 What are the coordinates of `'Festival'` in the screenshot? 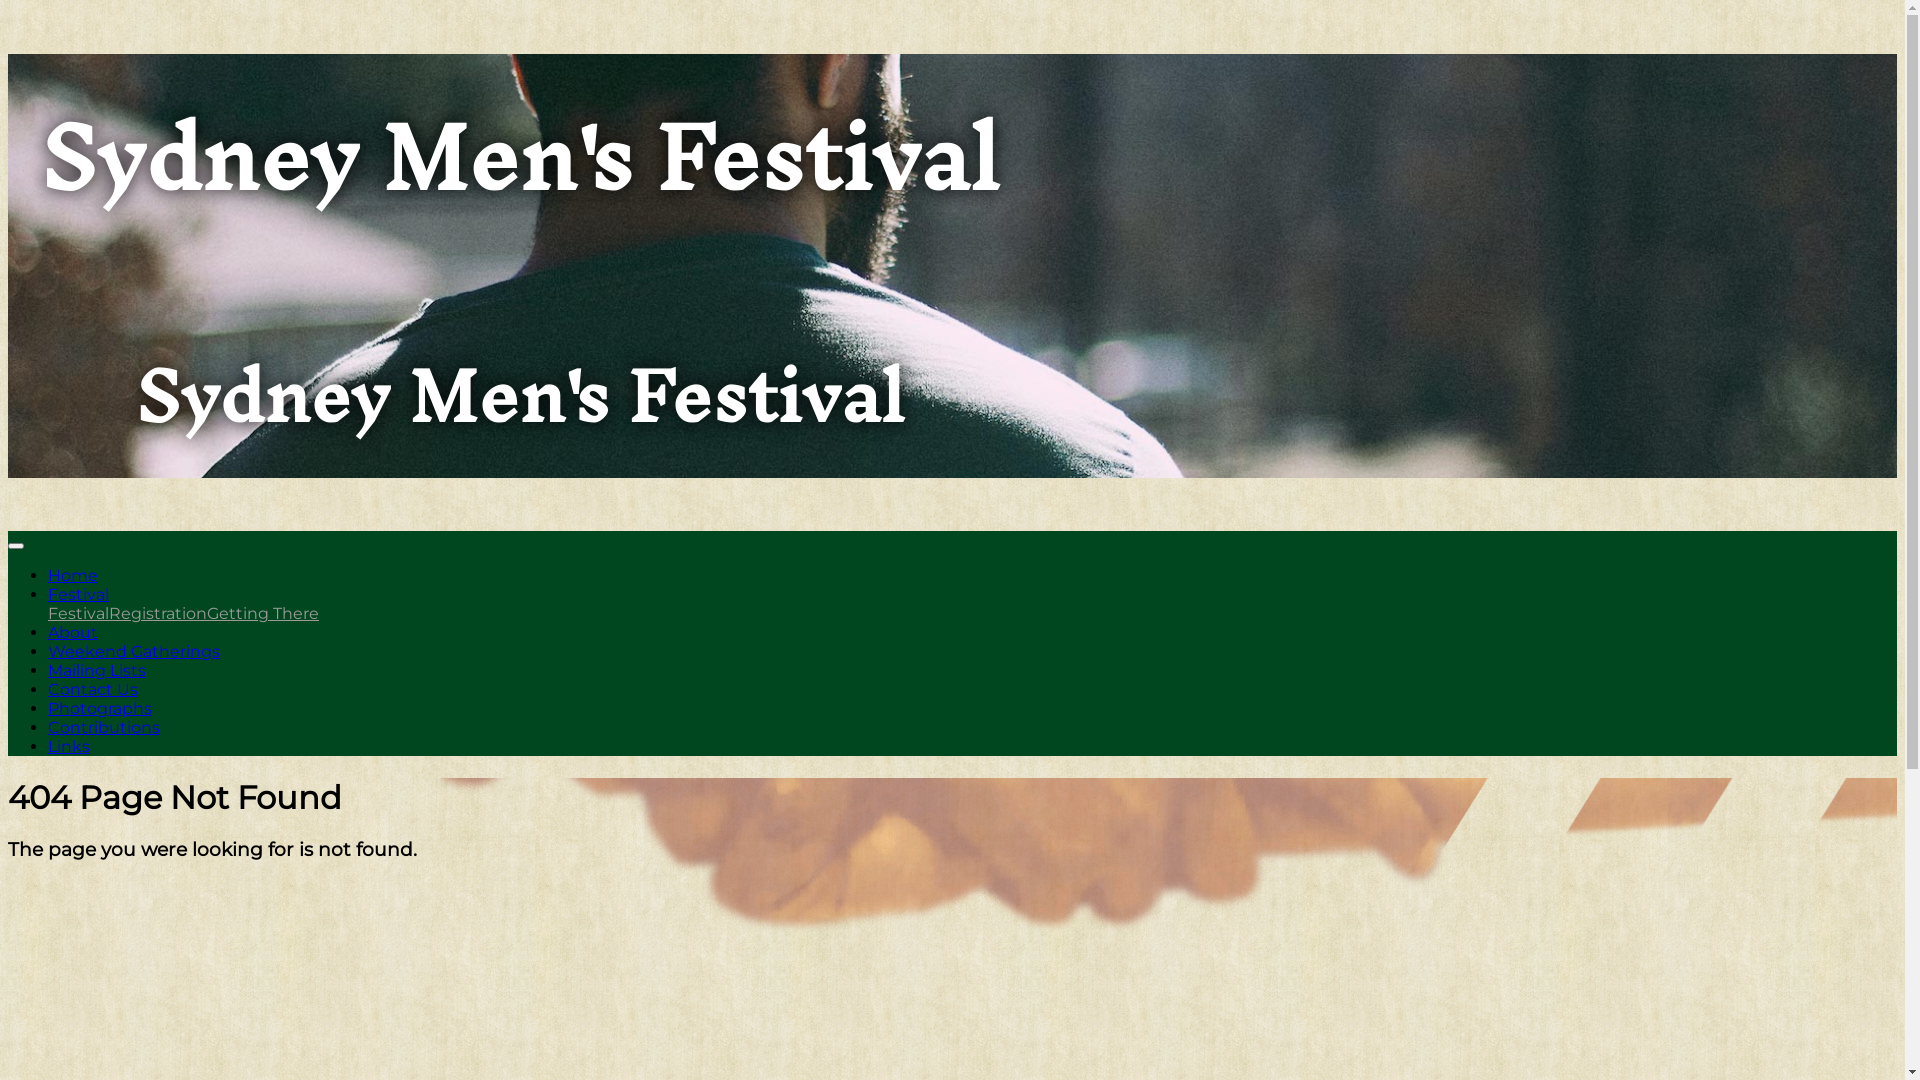 It's located at (48, 612).